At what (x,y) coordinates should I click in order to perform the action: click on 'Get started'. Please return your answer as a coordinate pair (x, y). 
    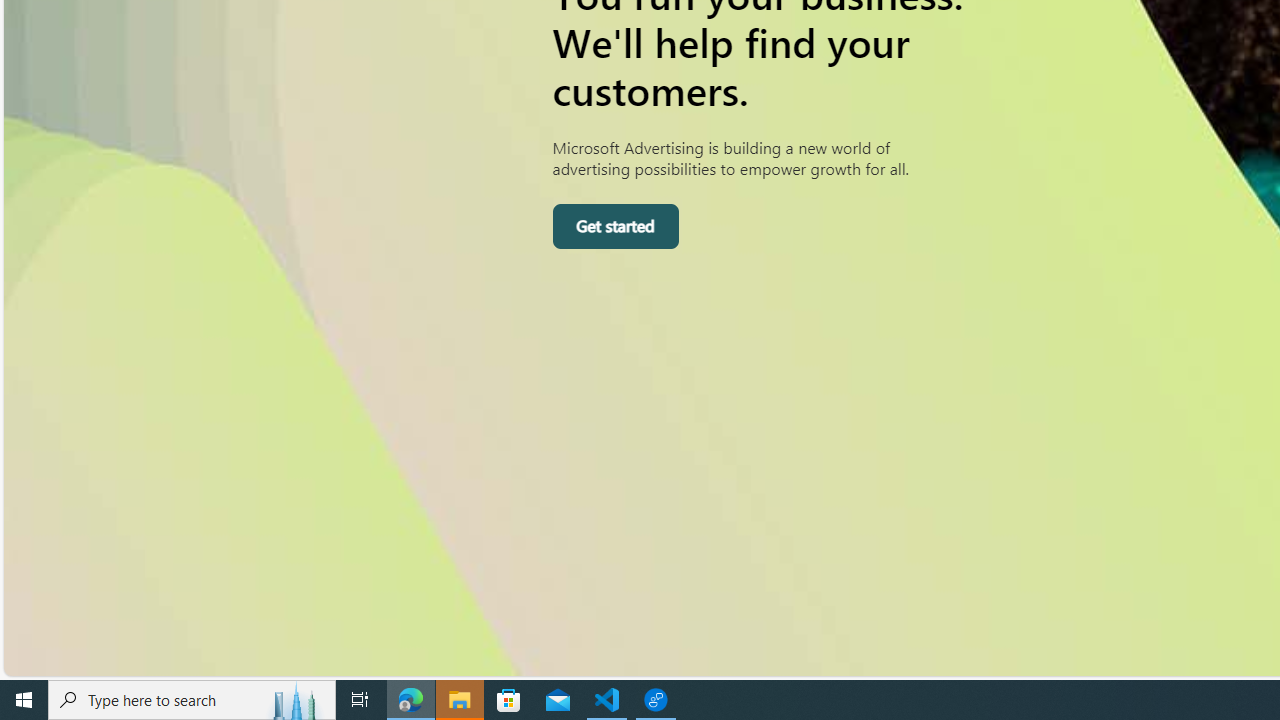
    Looking at the image, I should click on (614, 225).